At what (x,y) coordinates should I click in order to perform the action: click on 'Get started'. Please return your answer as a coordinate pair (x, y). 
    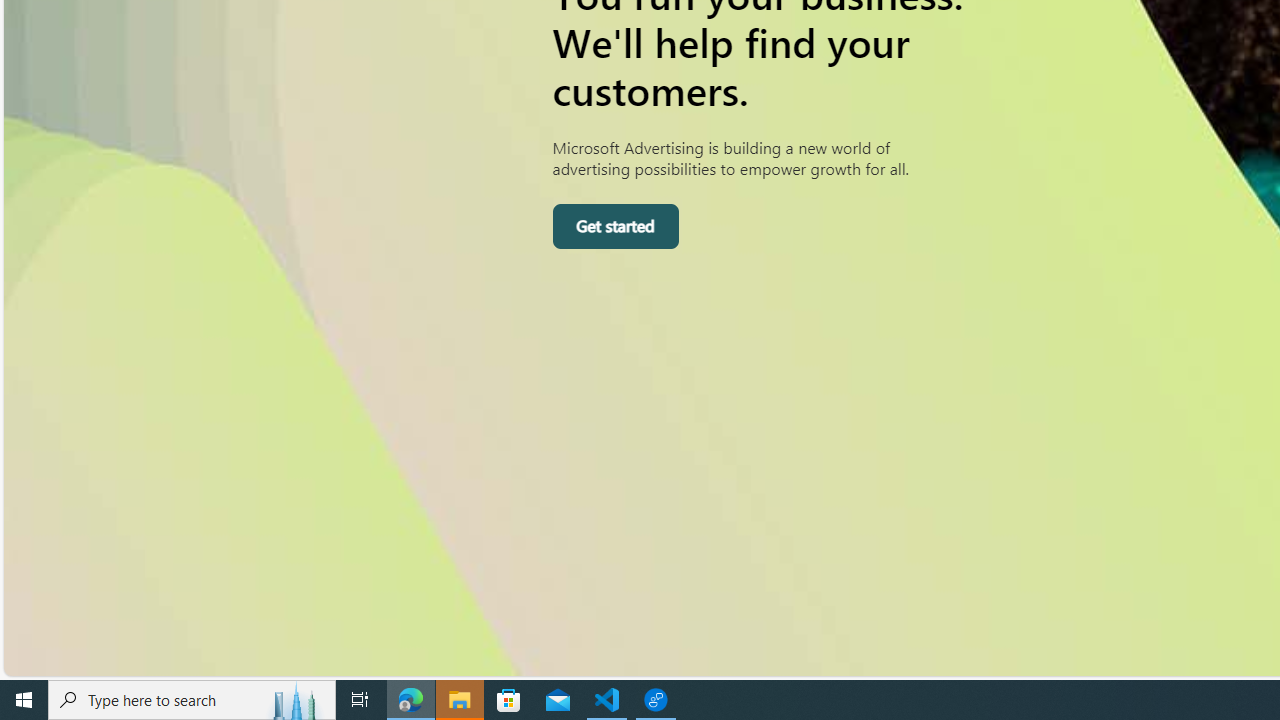
    Looking at the image, I should click on (614, 225).